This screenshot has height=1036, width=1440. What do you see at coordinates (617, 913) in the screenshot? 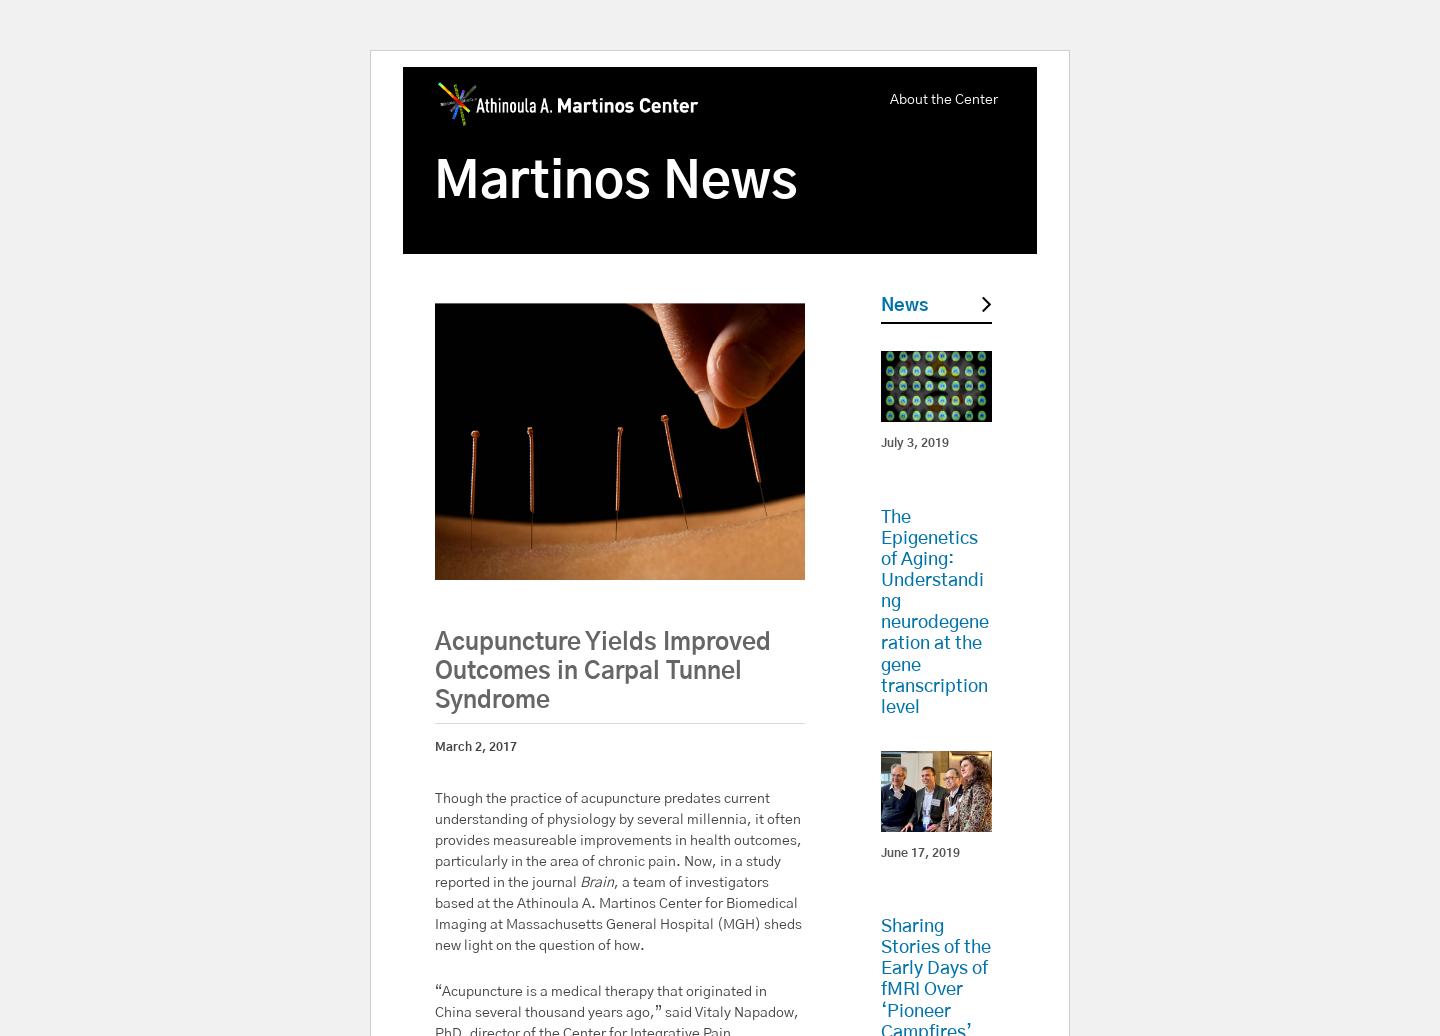
I see `', a team of investigators based at the Athinoula A. Martinos Center for Biomedical Imaging at Massachusetts General Hospital (MGH) sheds new light on the question of how.'` at bounding box center [617, 913].